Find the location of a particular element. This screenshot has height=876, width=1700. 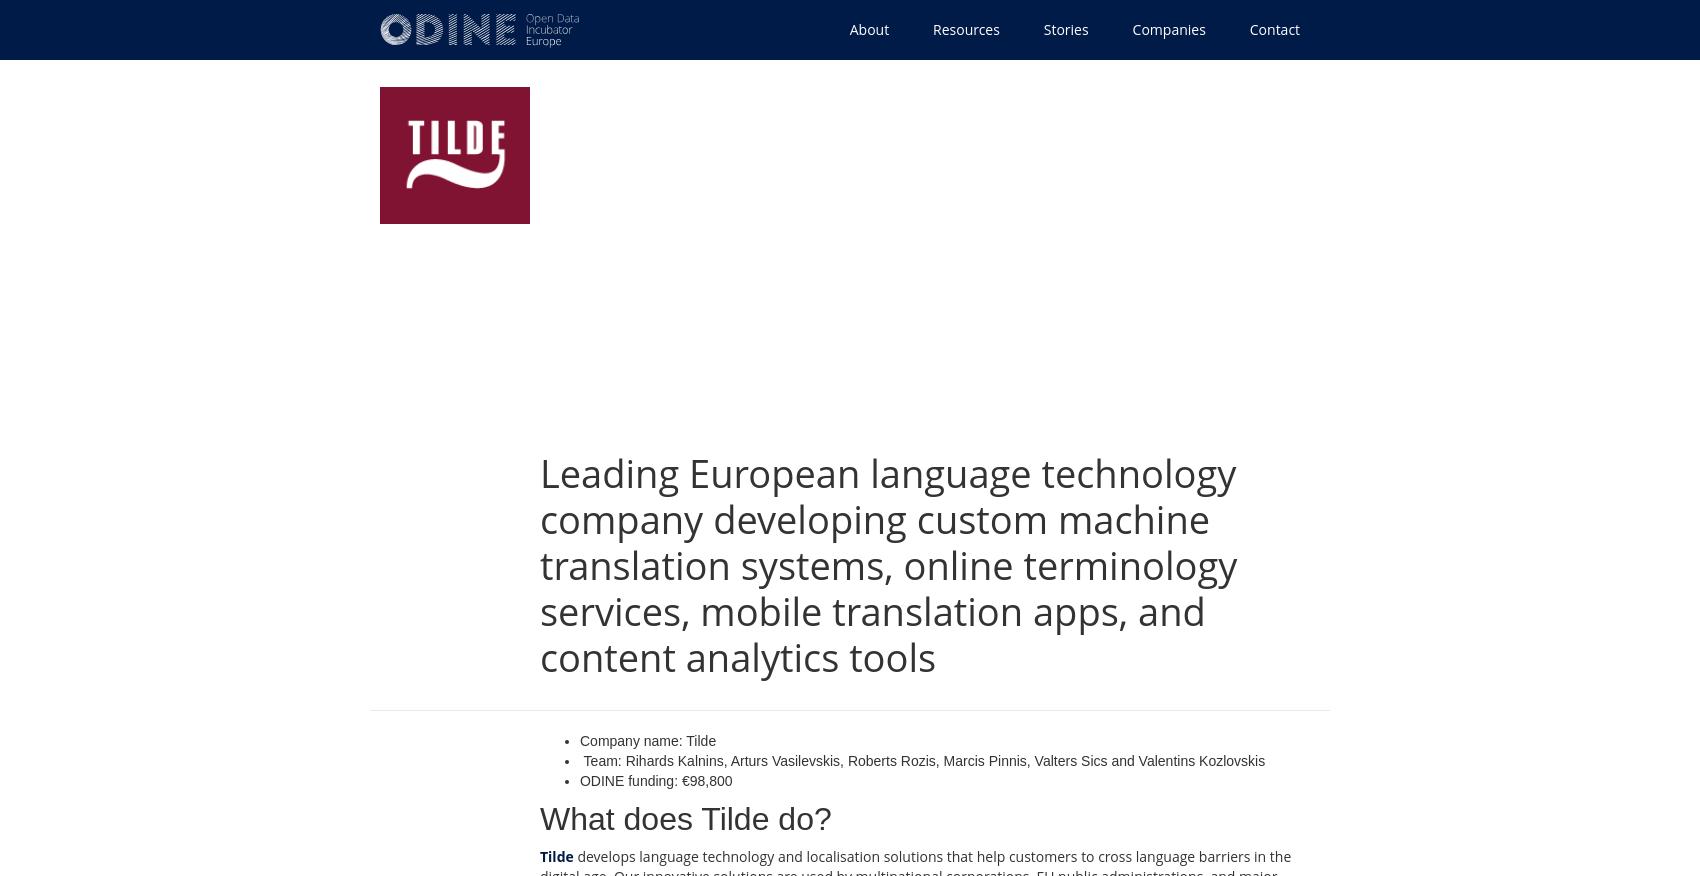

'Companies' is located at coordinates (1168, 28).